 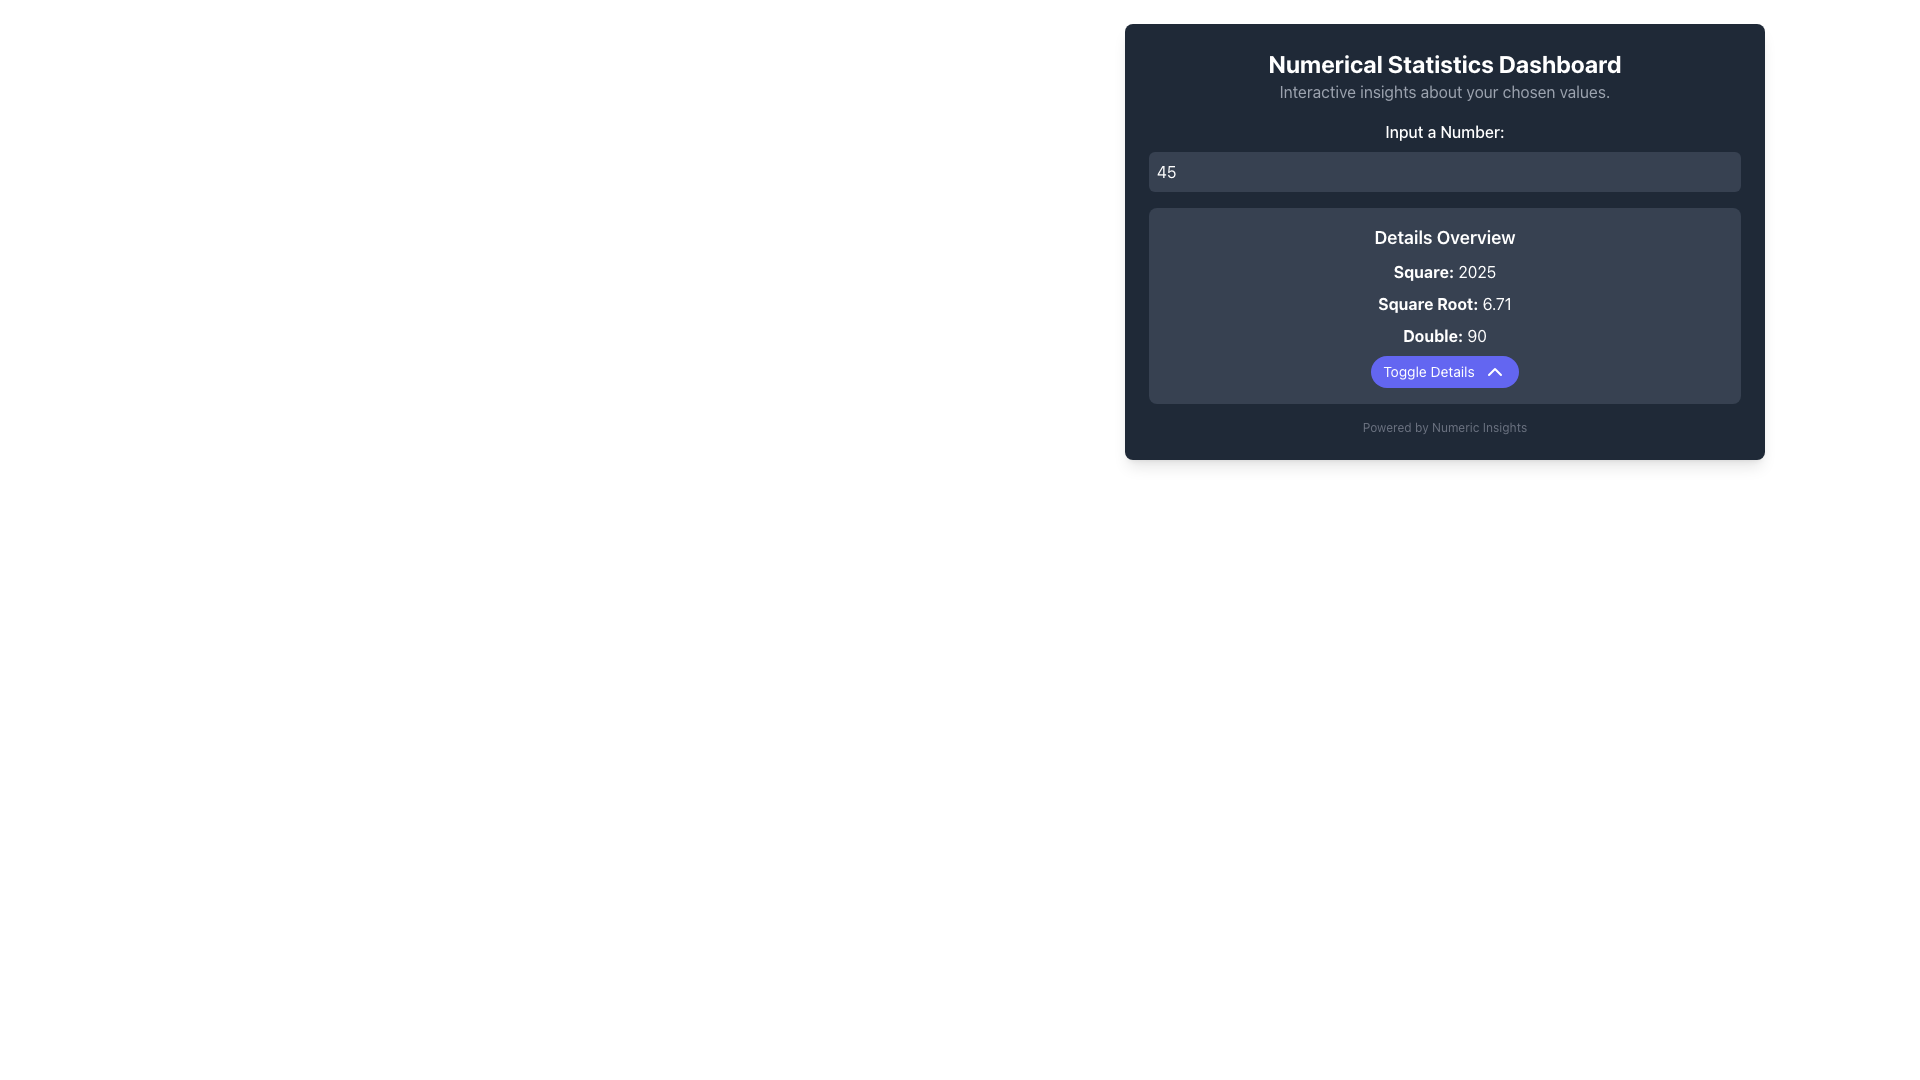 I want to click on the text label that reads 'Interactive insights about your chosen values.' located below the title 'Numerical Statistics Dashboard' in the header section of the dashboard, so click(x=1444, y=92).